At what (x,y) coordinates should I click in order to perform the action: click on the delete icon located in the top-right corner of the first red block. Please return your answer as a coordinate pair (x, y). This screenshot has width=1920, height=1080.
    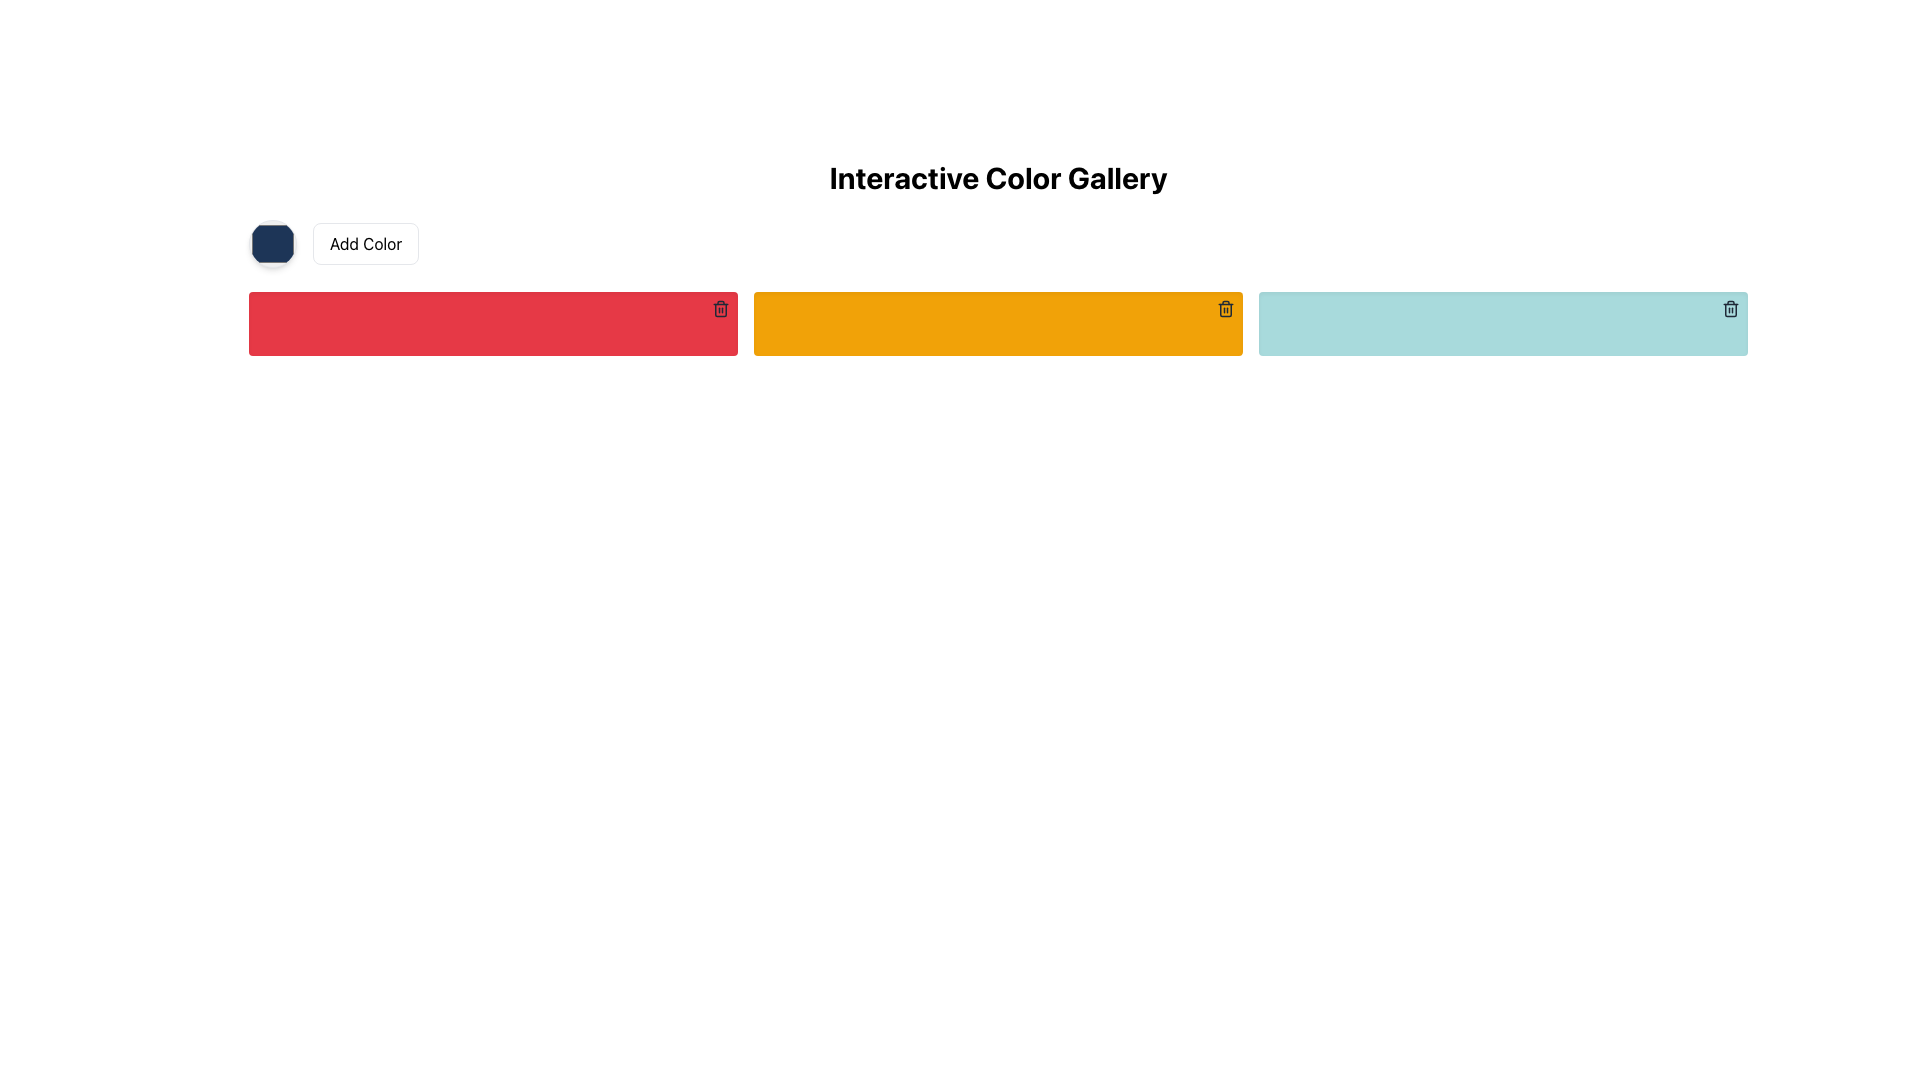
    Looking at the image, I should click on (720, 310).